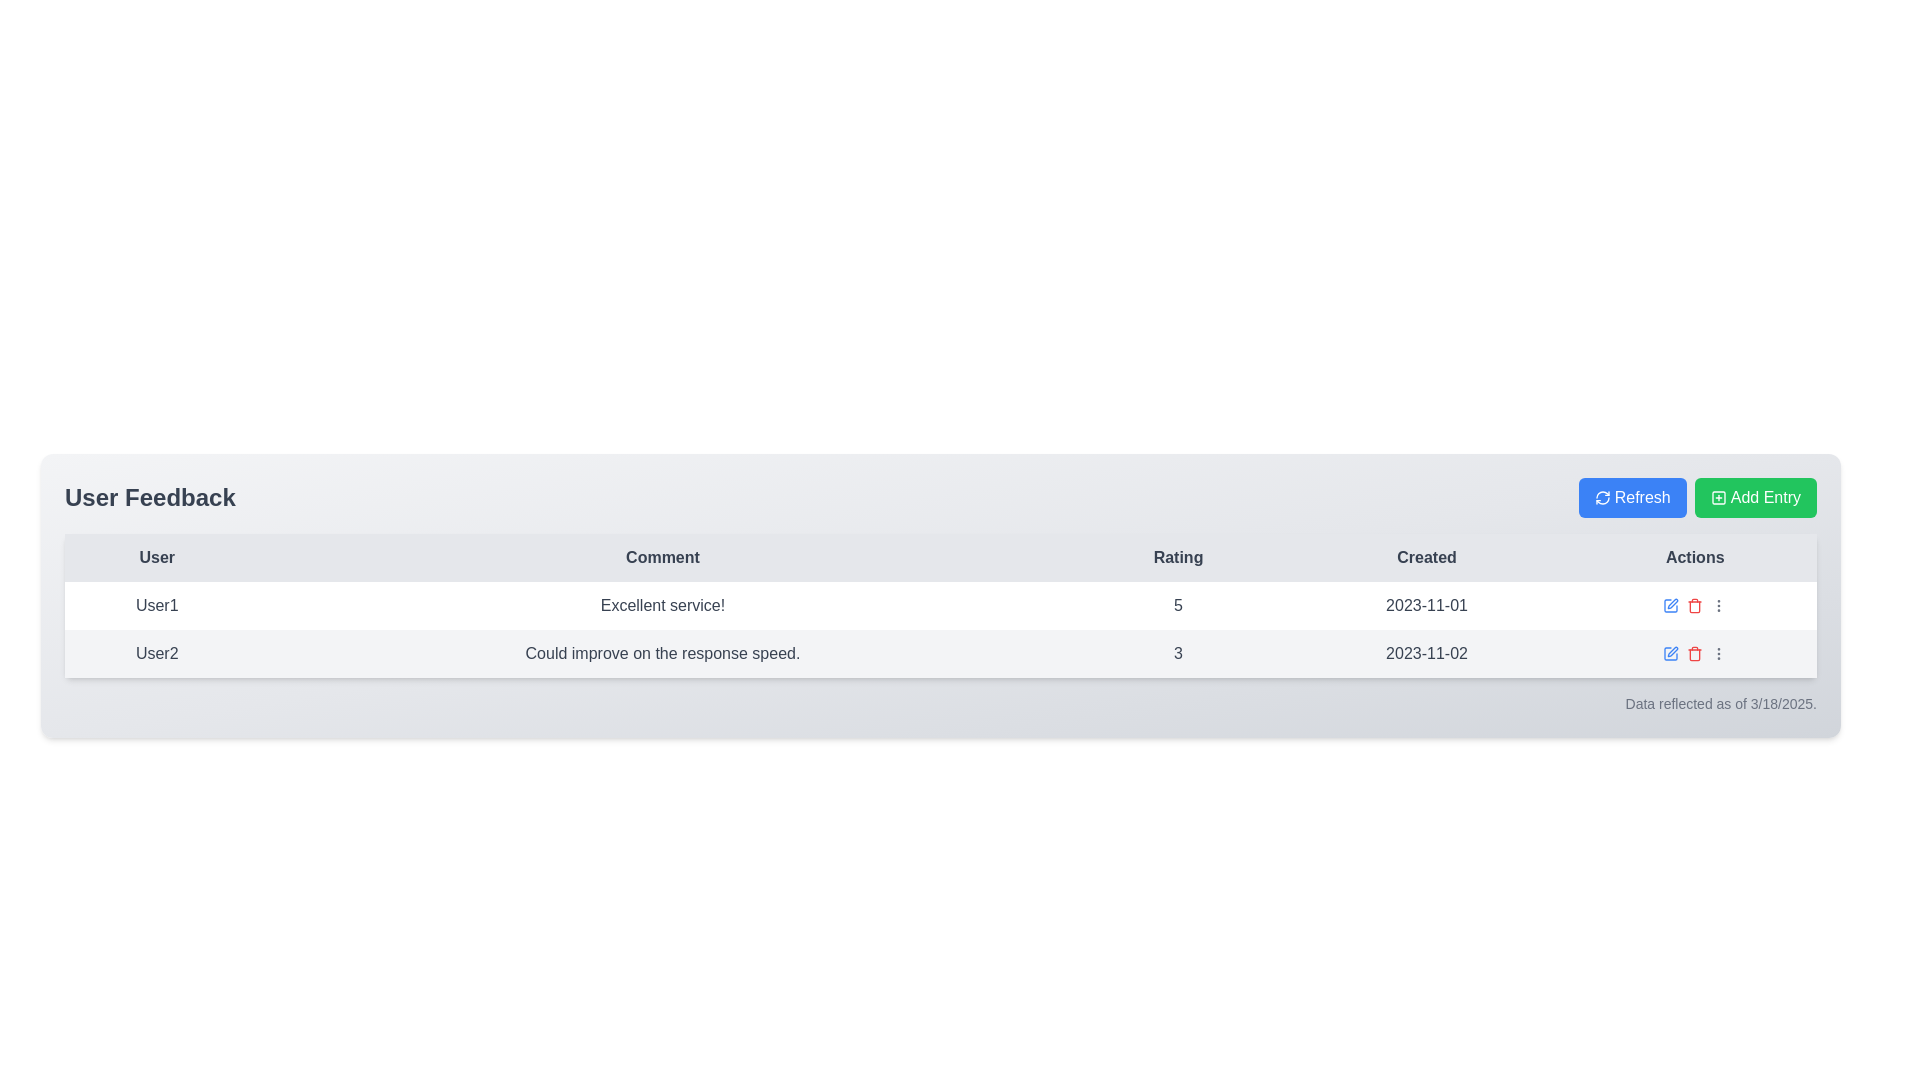 This screenshot has width=1920, height=1080. I want to click on the decorative graphical element located in the Actions column of the table row, which serves as a background for the icon set in the top-right button of the interface, so click(1717, 496).